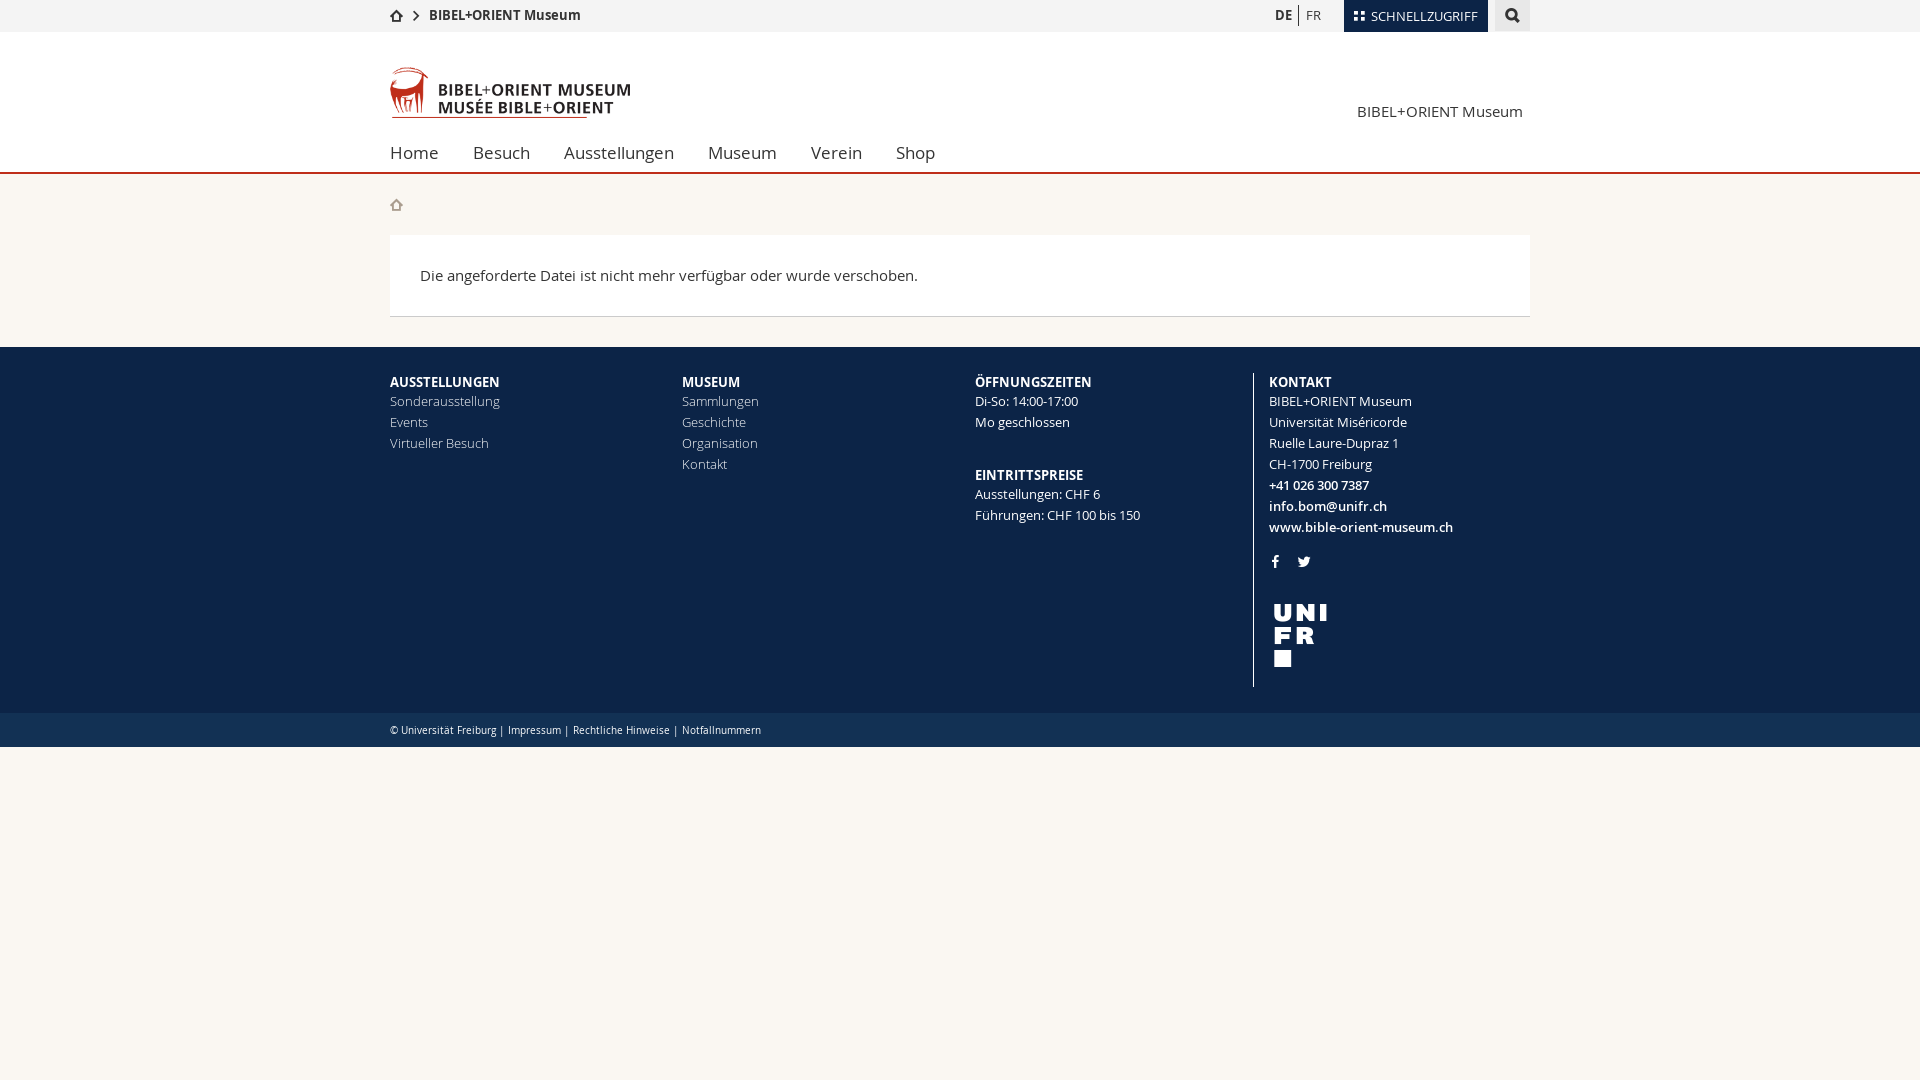  What do you see at coordinates (1282, 15) in the screenshot?
I see `'DE'` at bounding box center [1282, 15].